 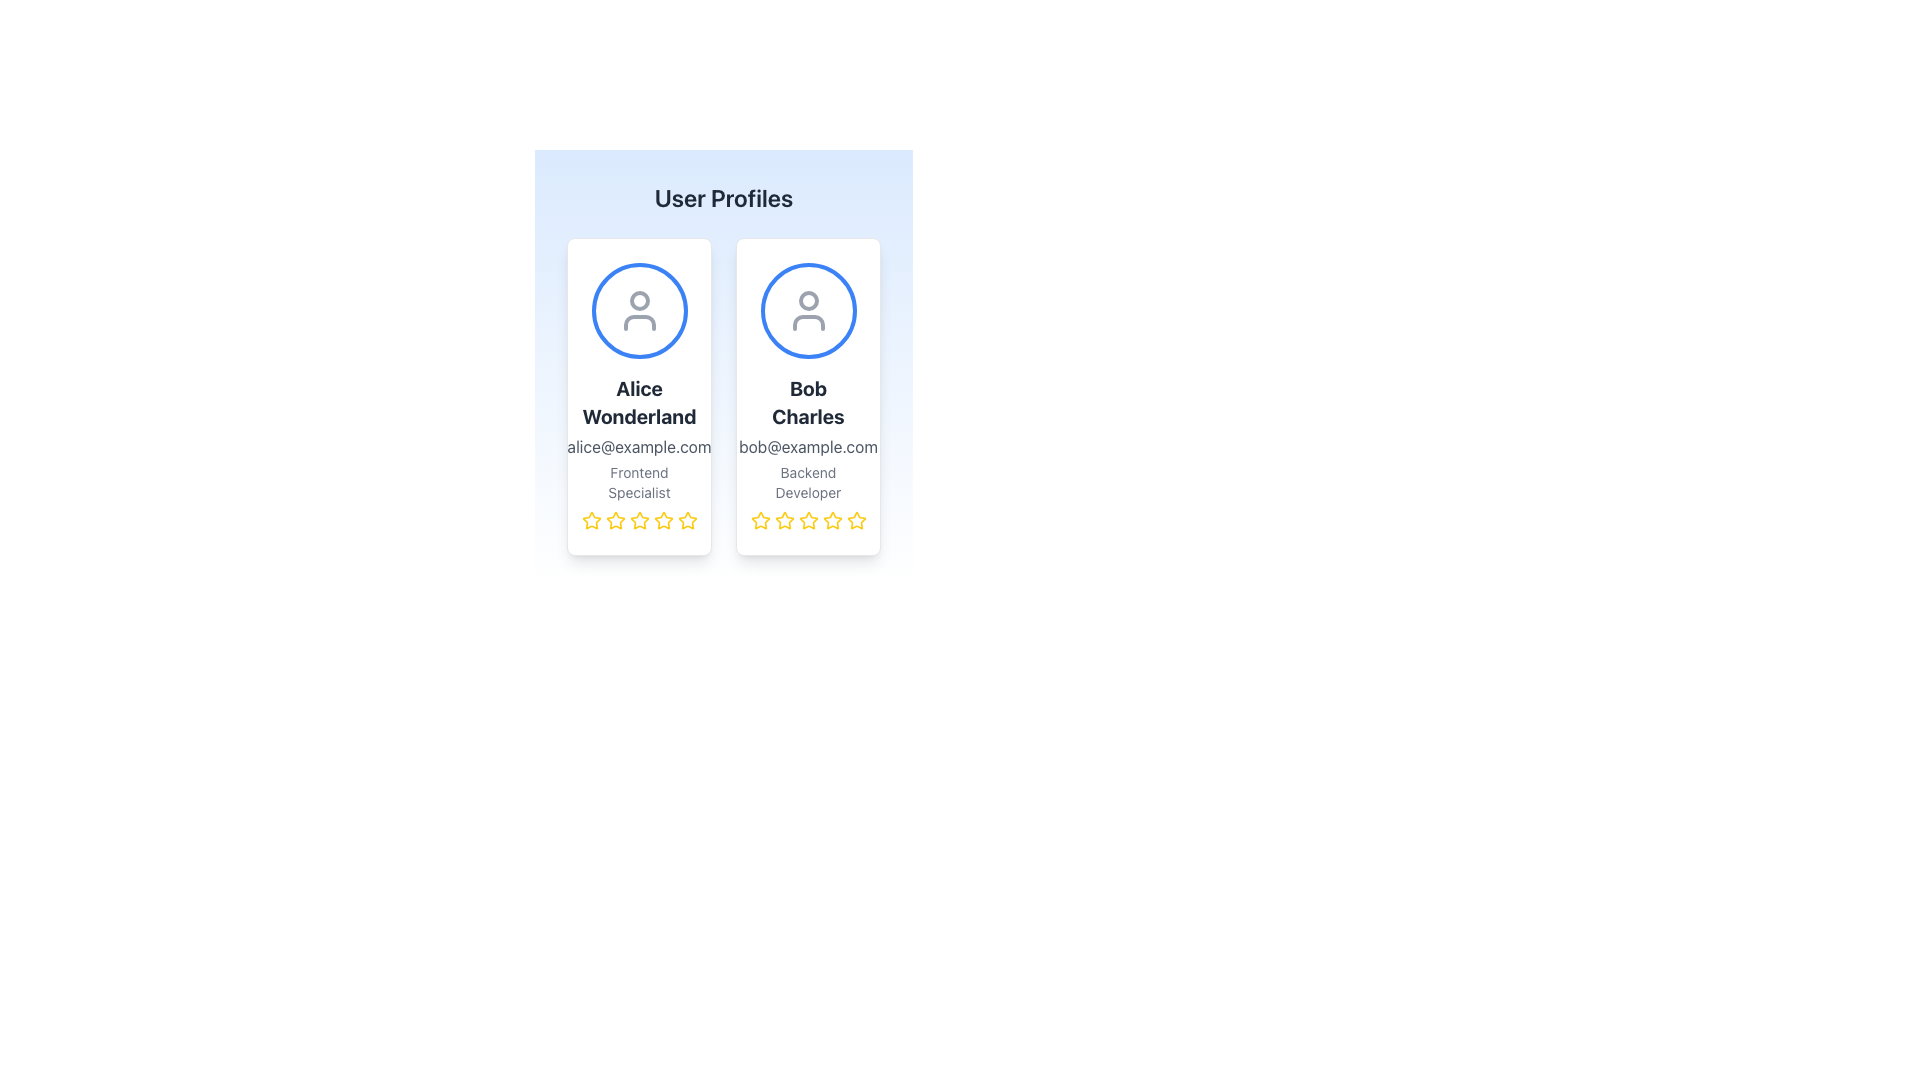 I want to click on the third yellow star icon in the rating system below the profile information for 'Alice Wonderland', so click(x=638, y=519).